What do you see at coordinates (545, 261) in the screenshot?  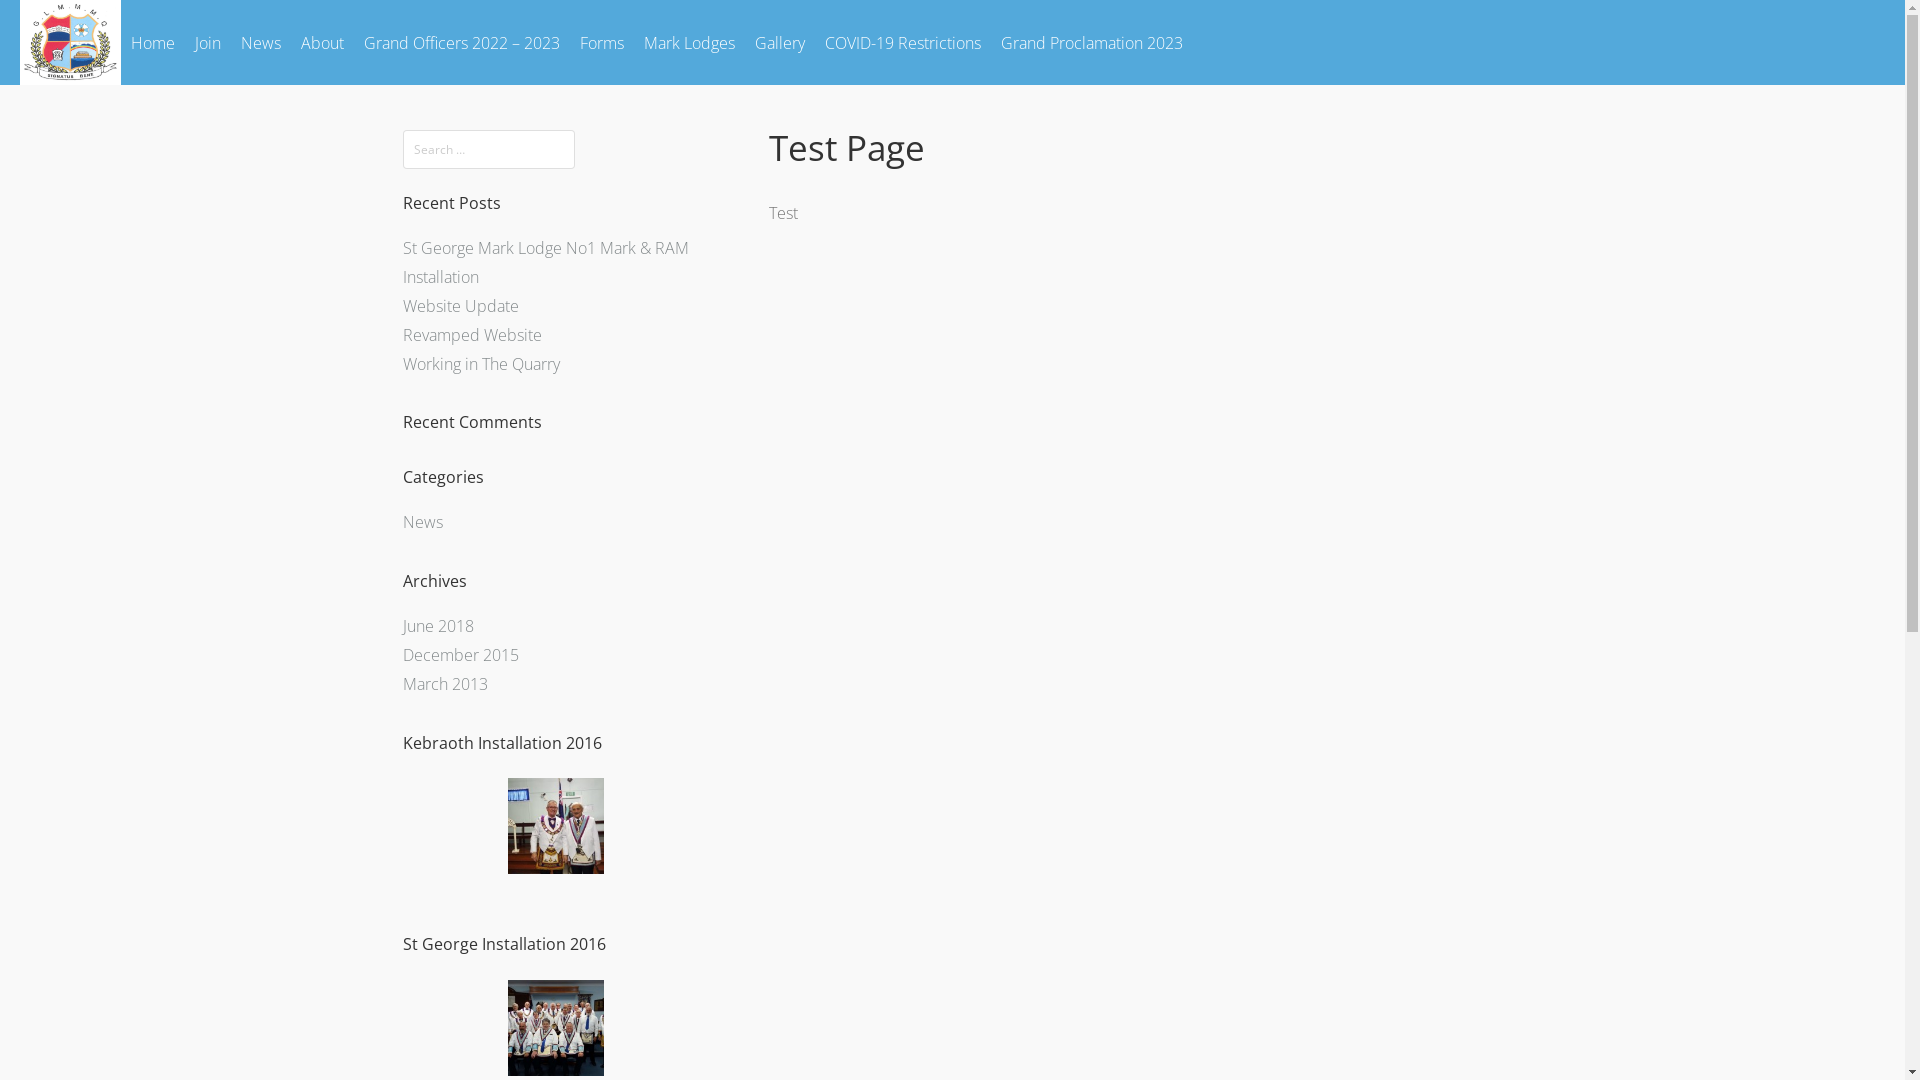 I see `'St George Mark Lodge No1 Mark & RAM Installation'` at bounding box center [545, 261].